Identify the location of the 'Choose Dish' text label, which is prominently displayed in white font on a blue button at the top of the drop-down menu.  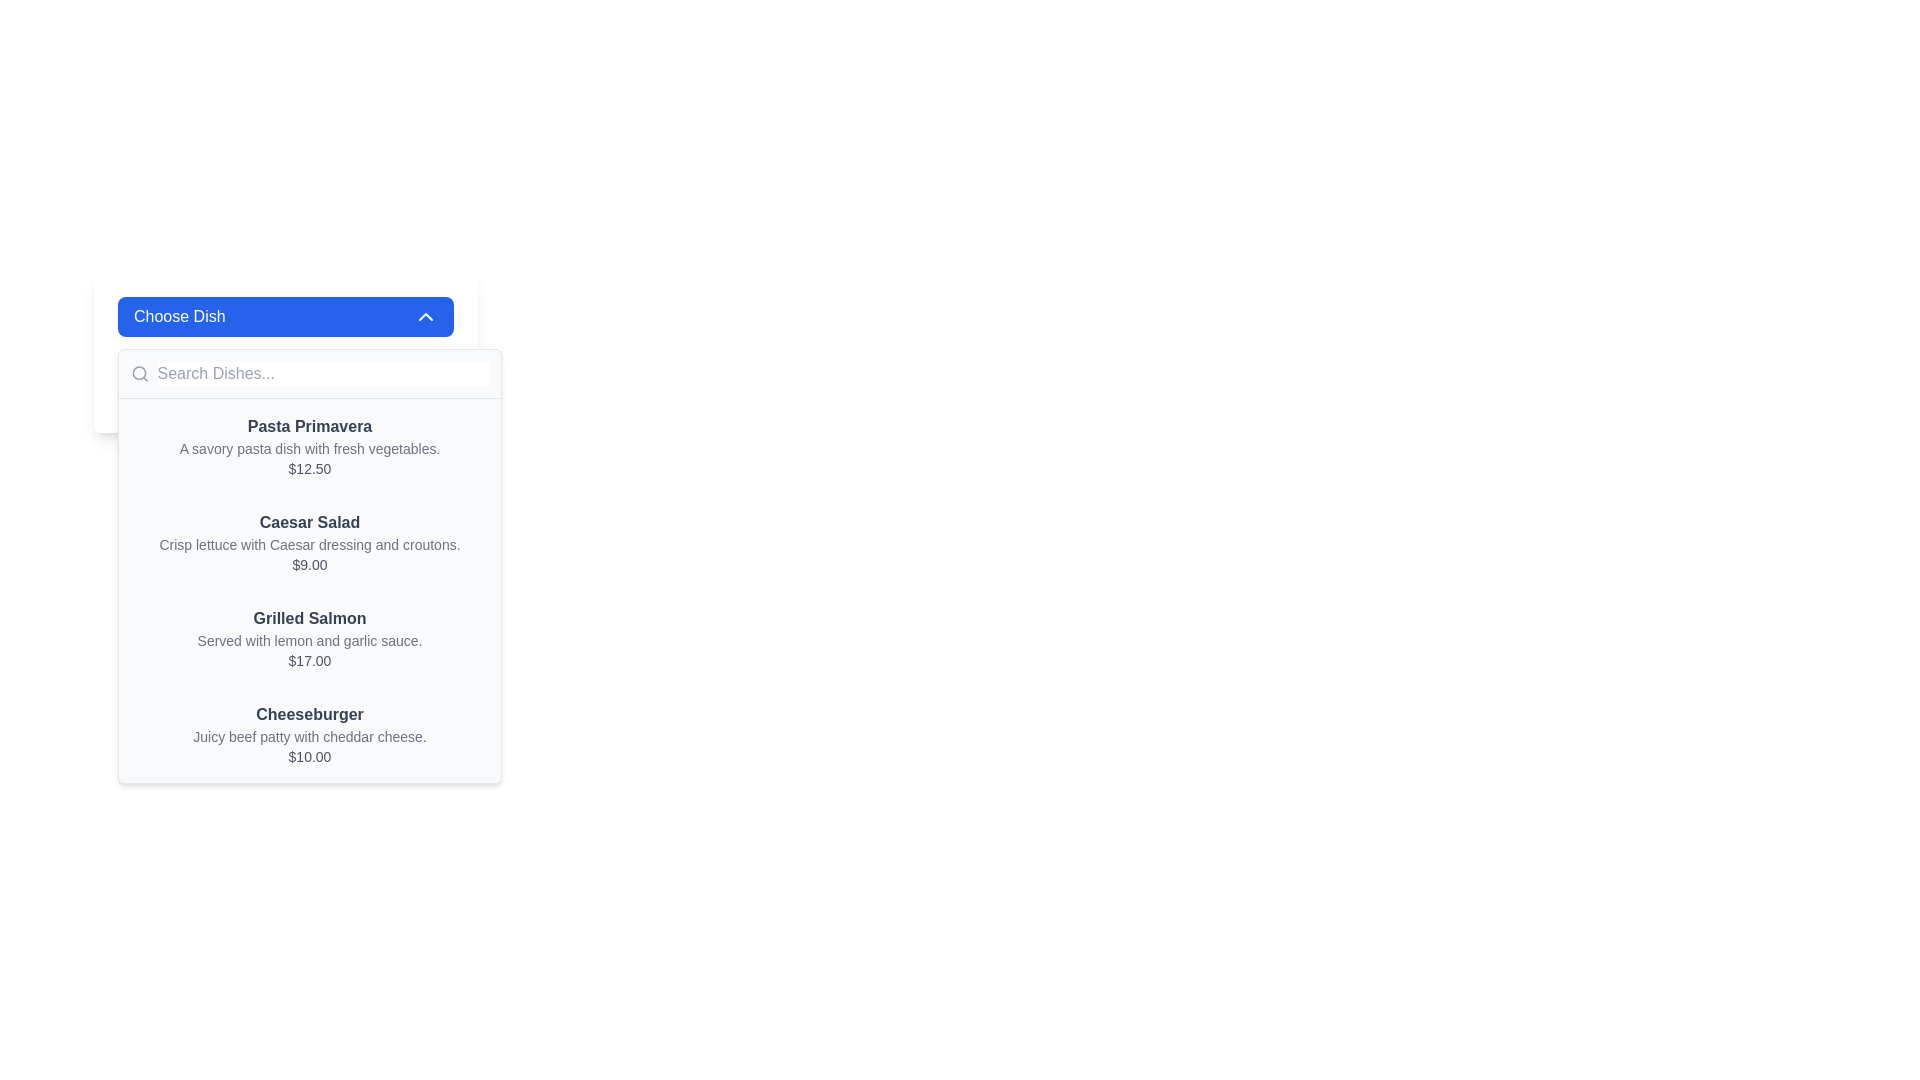
(179, 315).